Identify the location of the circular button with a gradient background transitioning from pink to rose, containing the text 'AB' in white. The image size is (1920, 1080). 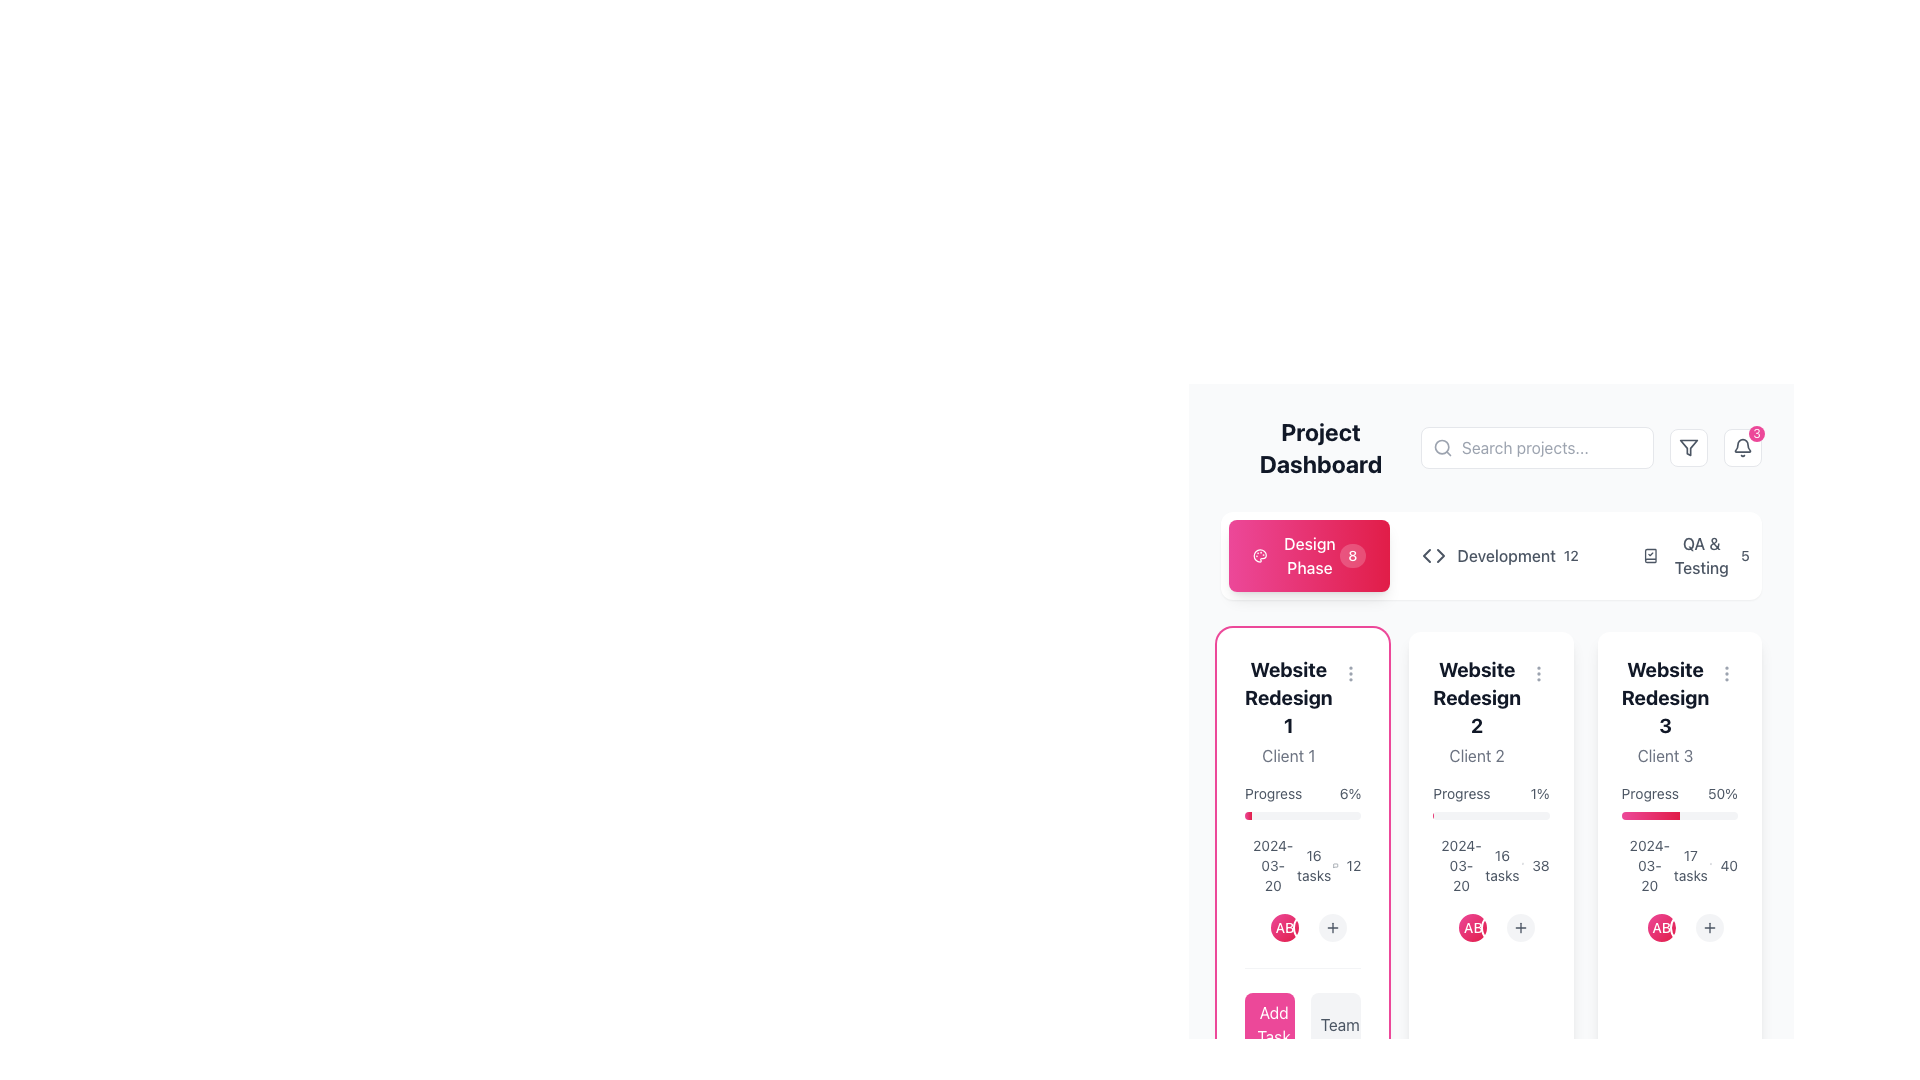
(1260, 928).